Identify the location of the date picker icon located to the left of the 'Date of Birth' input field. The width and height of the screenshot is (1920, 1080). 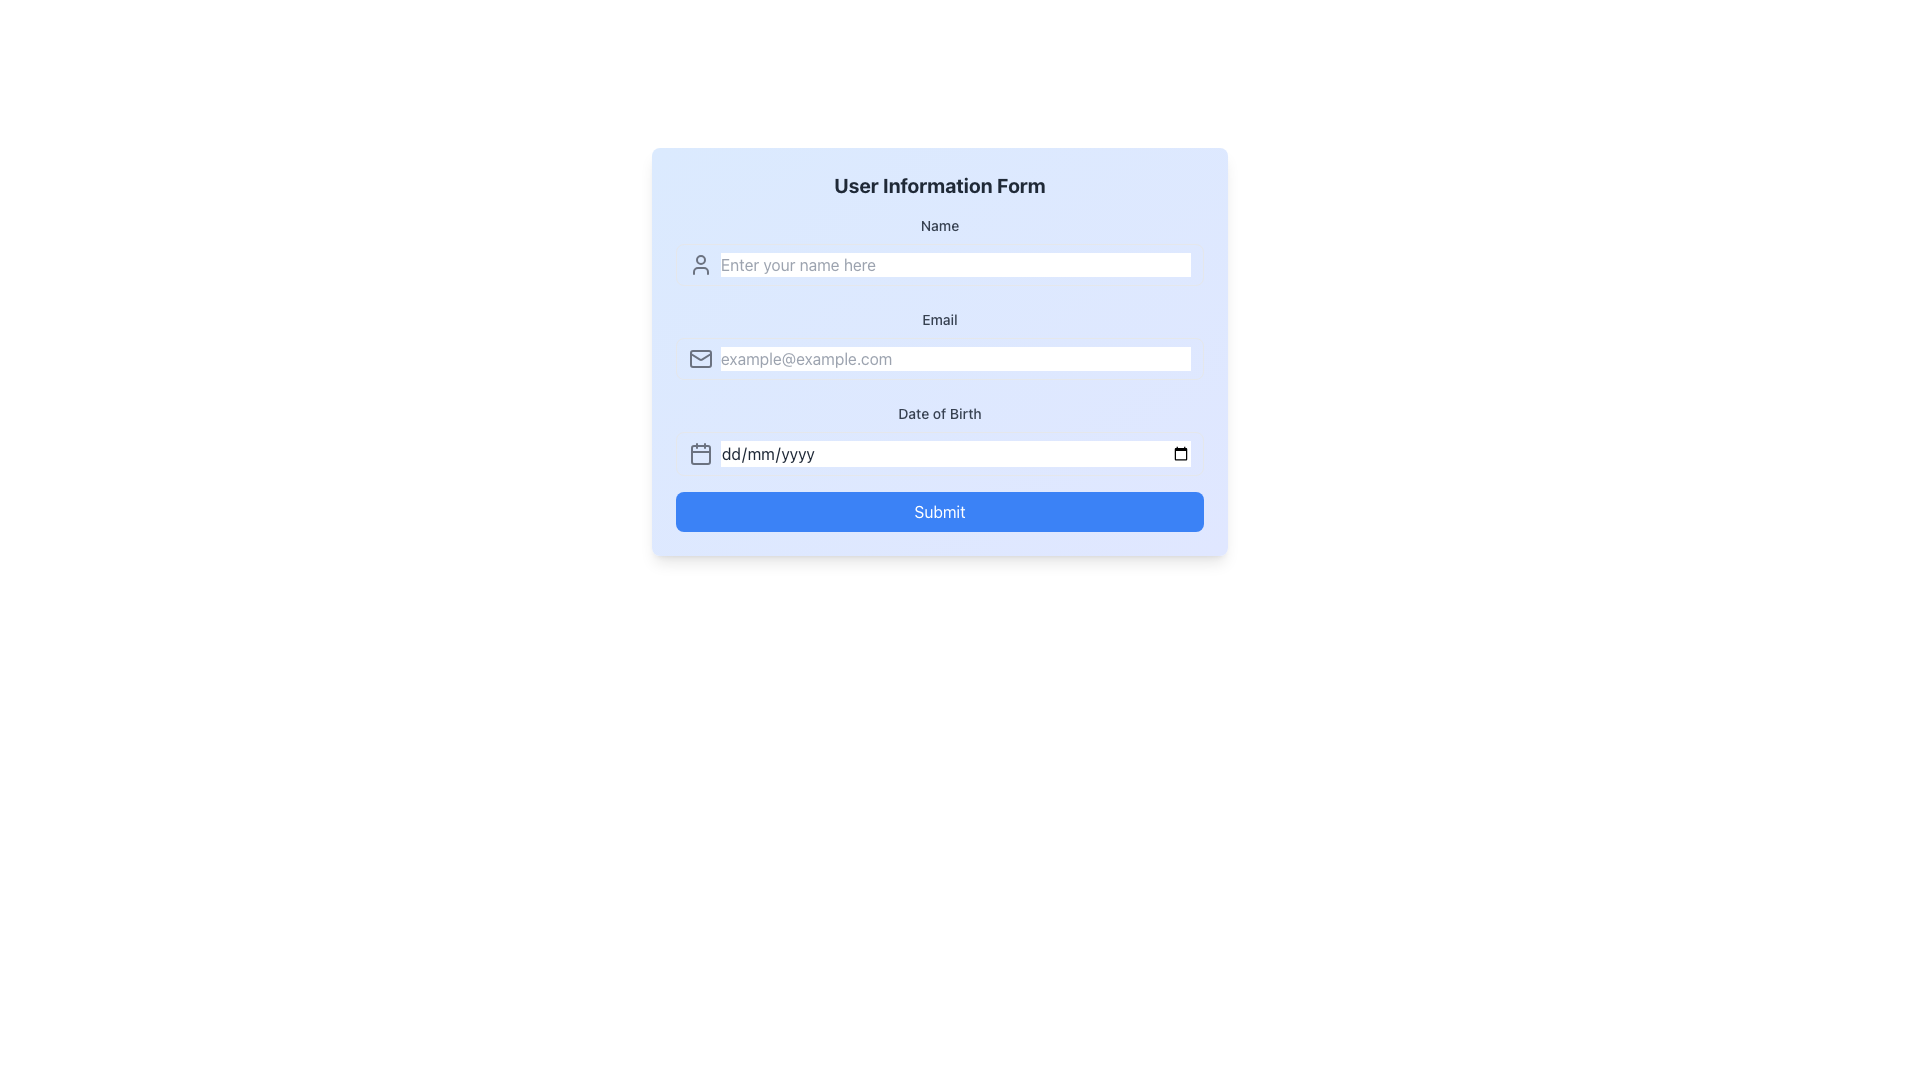
(700, 454).